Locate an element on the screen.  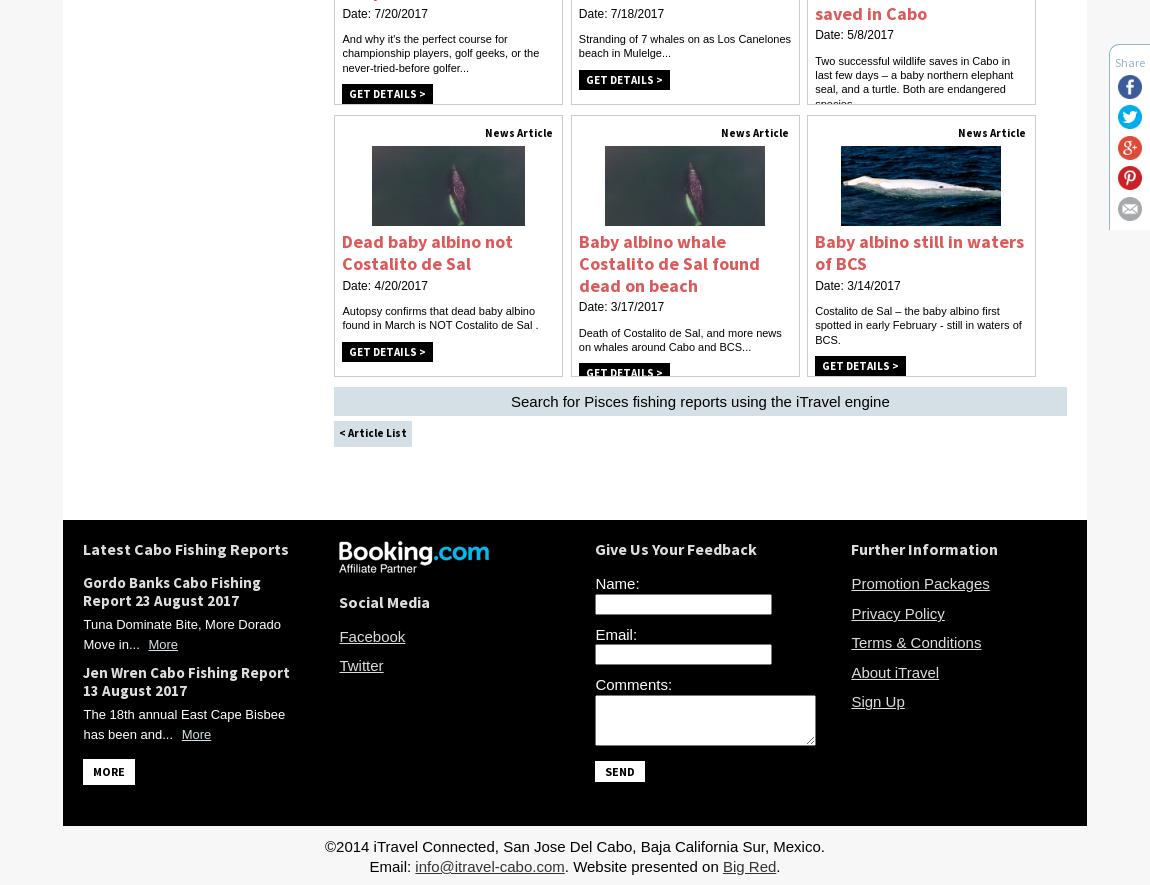
'Comments:' is located at coordinates (632, 684).